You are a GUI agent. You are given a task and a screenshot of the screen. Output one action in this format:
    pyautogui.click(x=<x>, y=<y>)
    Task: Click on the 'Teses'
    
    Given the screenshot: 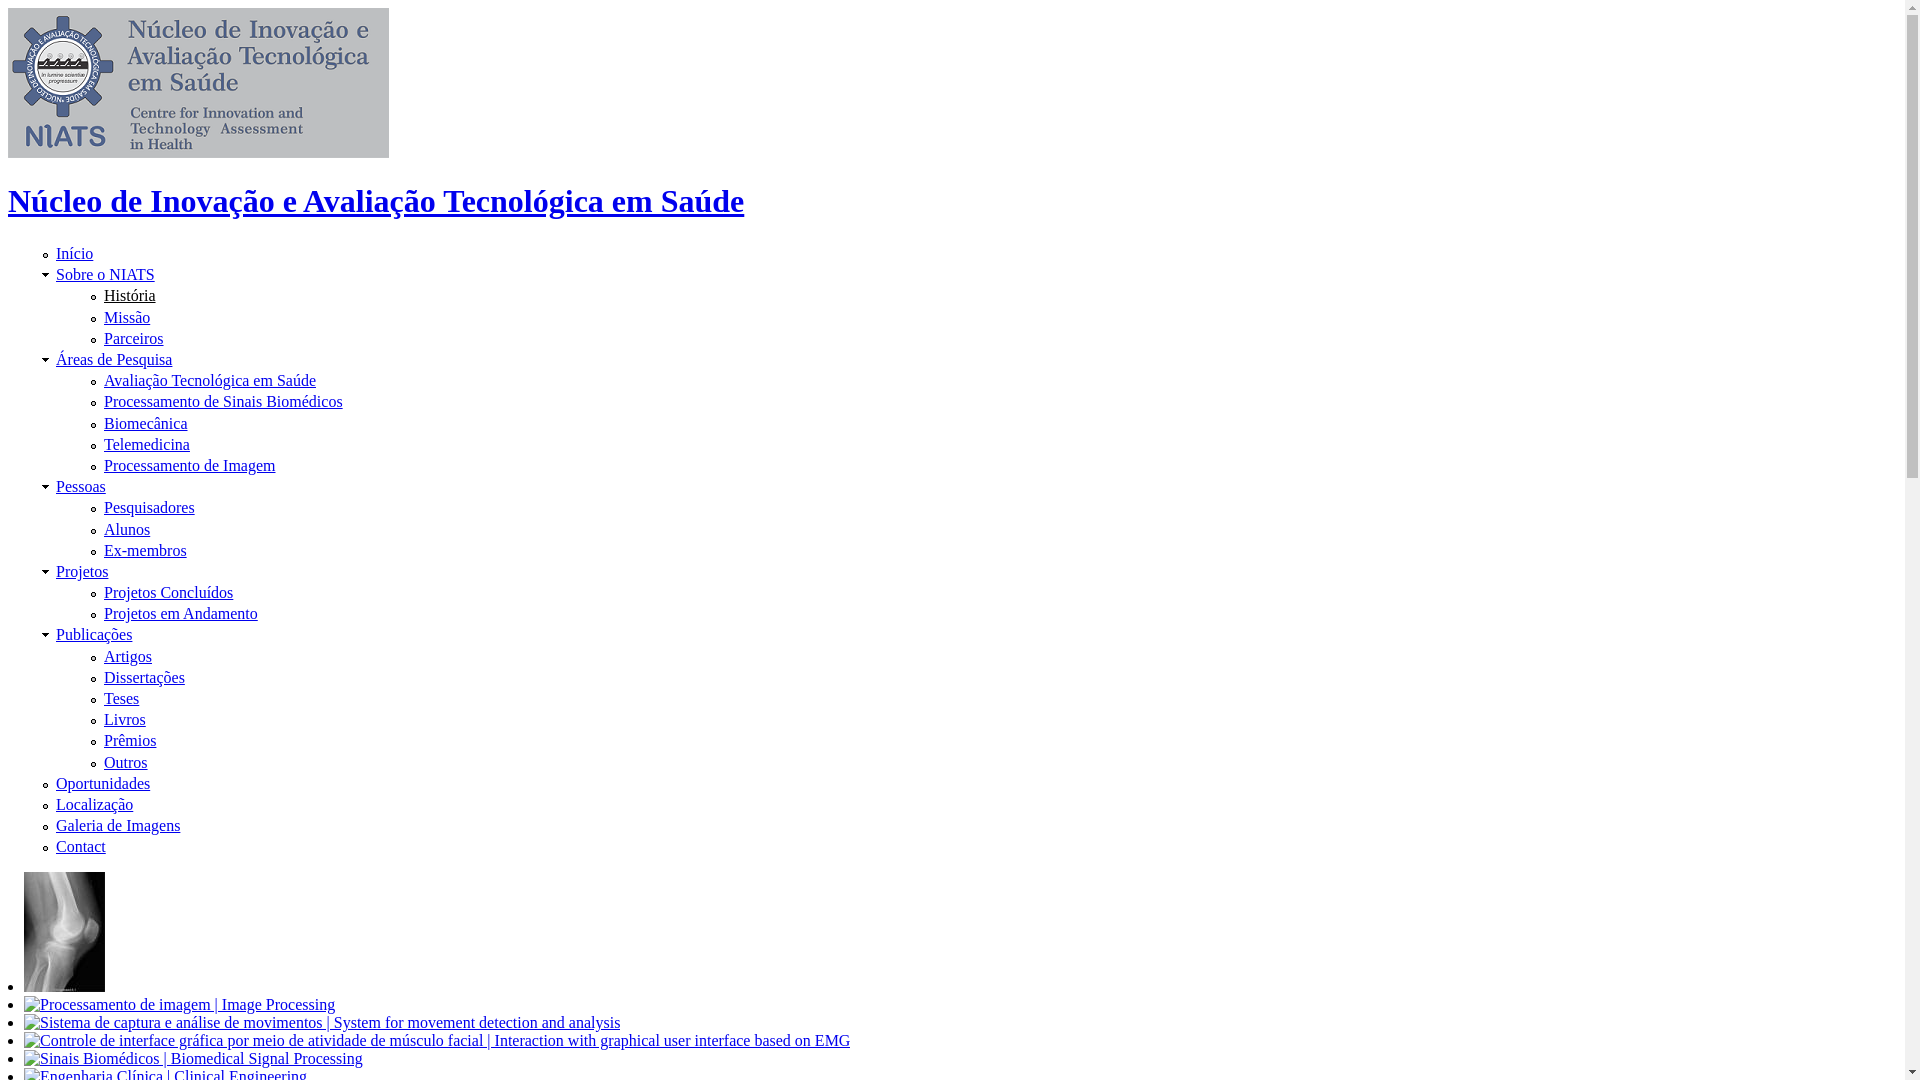 What is the action you would take?
    pyautogui.click(x=103, y=697)
    